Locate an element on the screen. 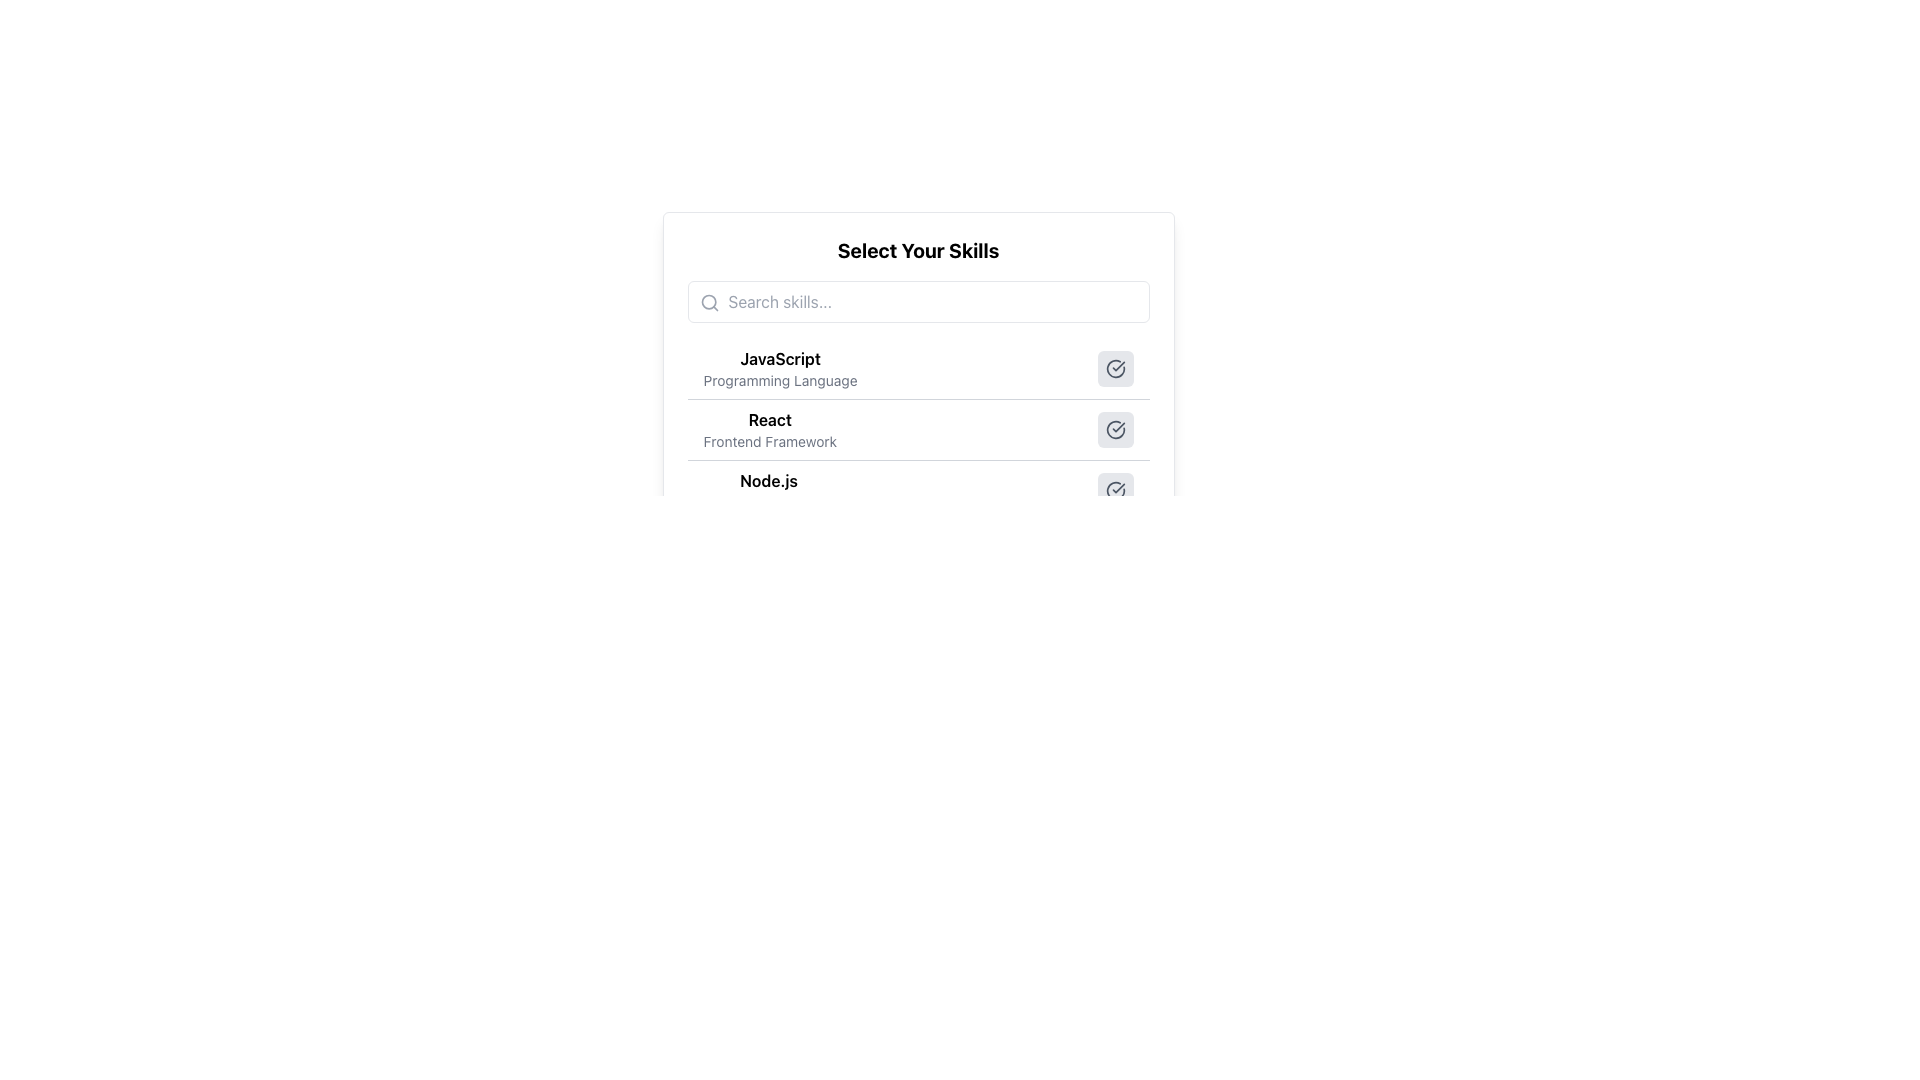 Image resolution: width=1920 pixels, height=1080 pixels. the informational label titled 'React' with the subtitle 'Frontend Framework', located as the second option under the 'Select Your Skills' section is located at coordinates (769, 428).